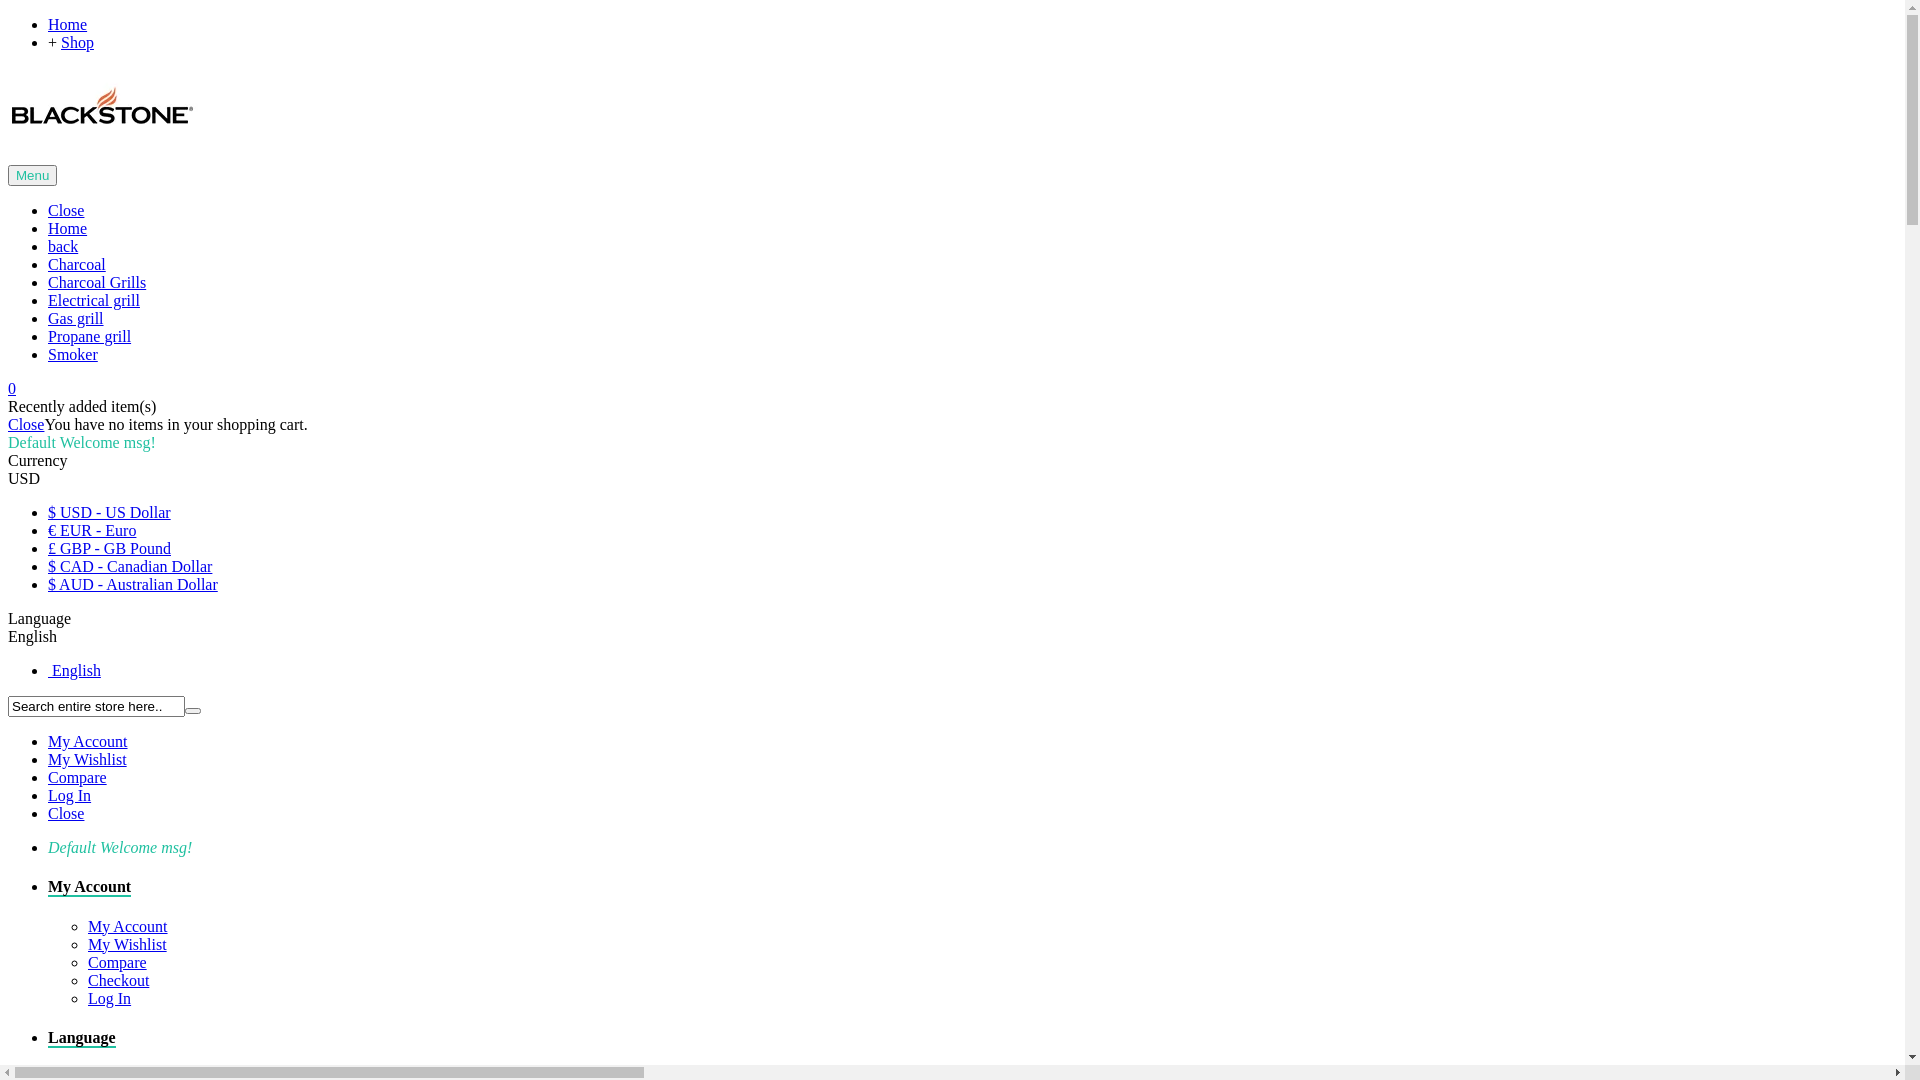 The image size is (1920, 1080). Describe the element at coordinates (86, 979) in the screenshot. I see `'Checkout'` at that location.